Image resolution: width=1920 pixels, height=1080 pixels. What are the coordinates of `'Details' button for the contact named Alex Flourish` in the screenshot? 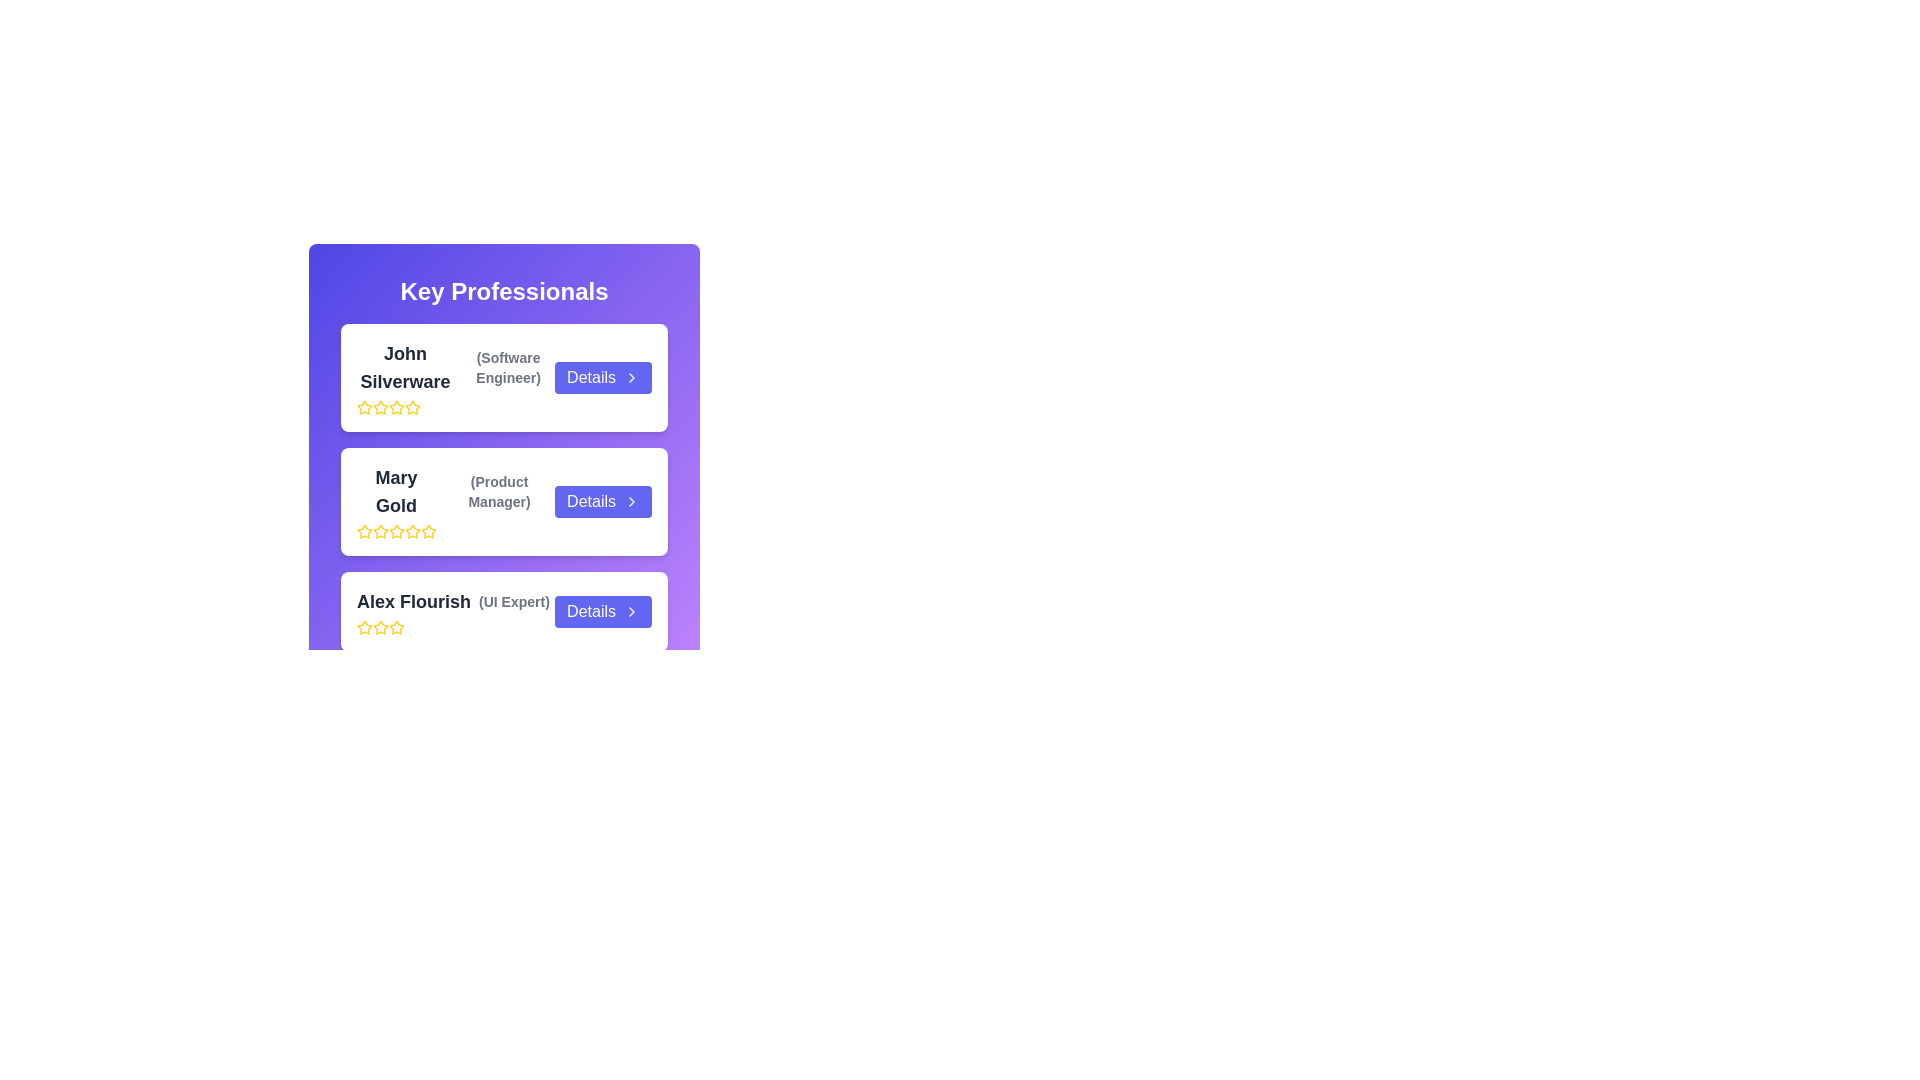 It's located at (602, 611).